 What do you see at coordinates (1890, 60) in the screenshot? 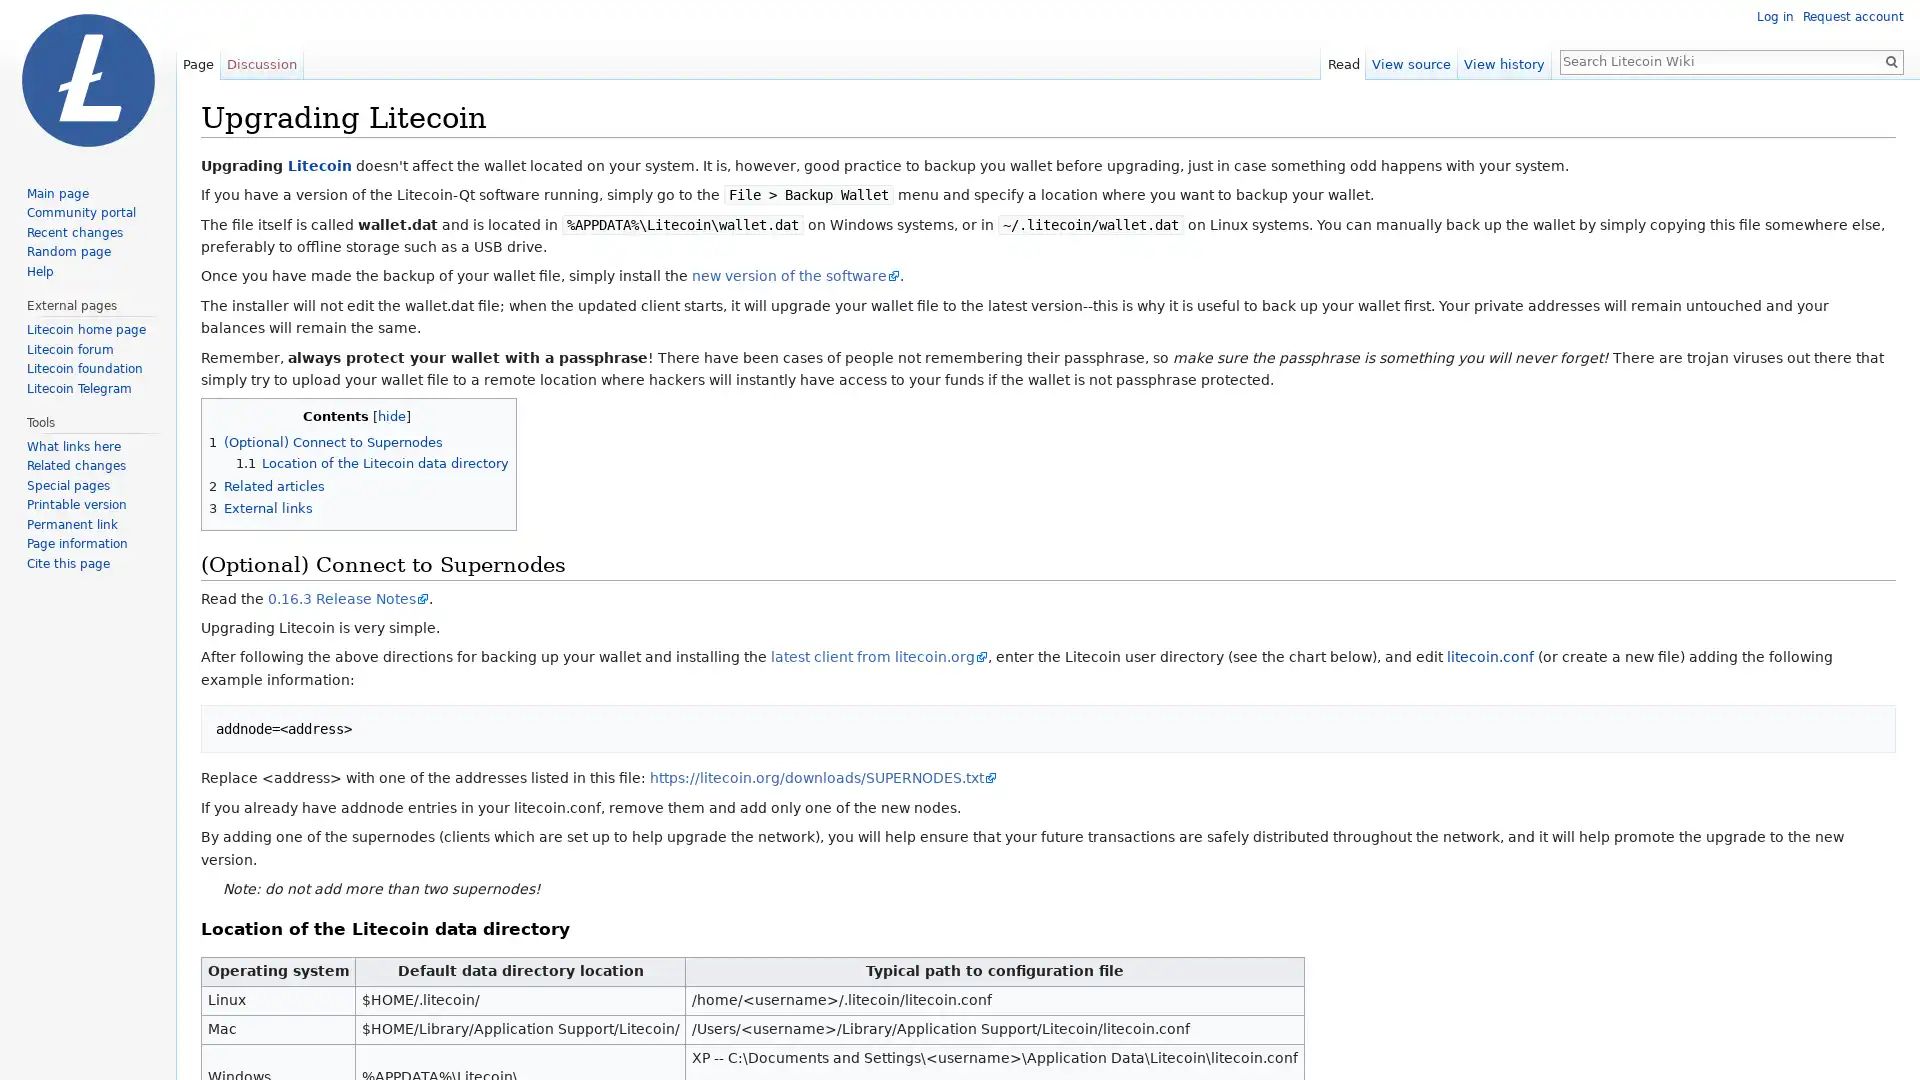
I see `Go` at bounding box center [1890, 60].